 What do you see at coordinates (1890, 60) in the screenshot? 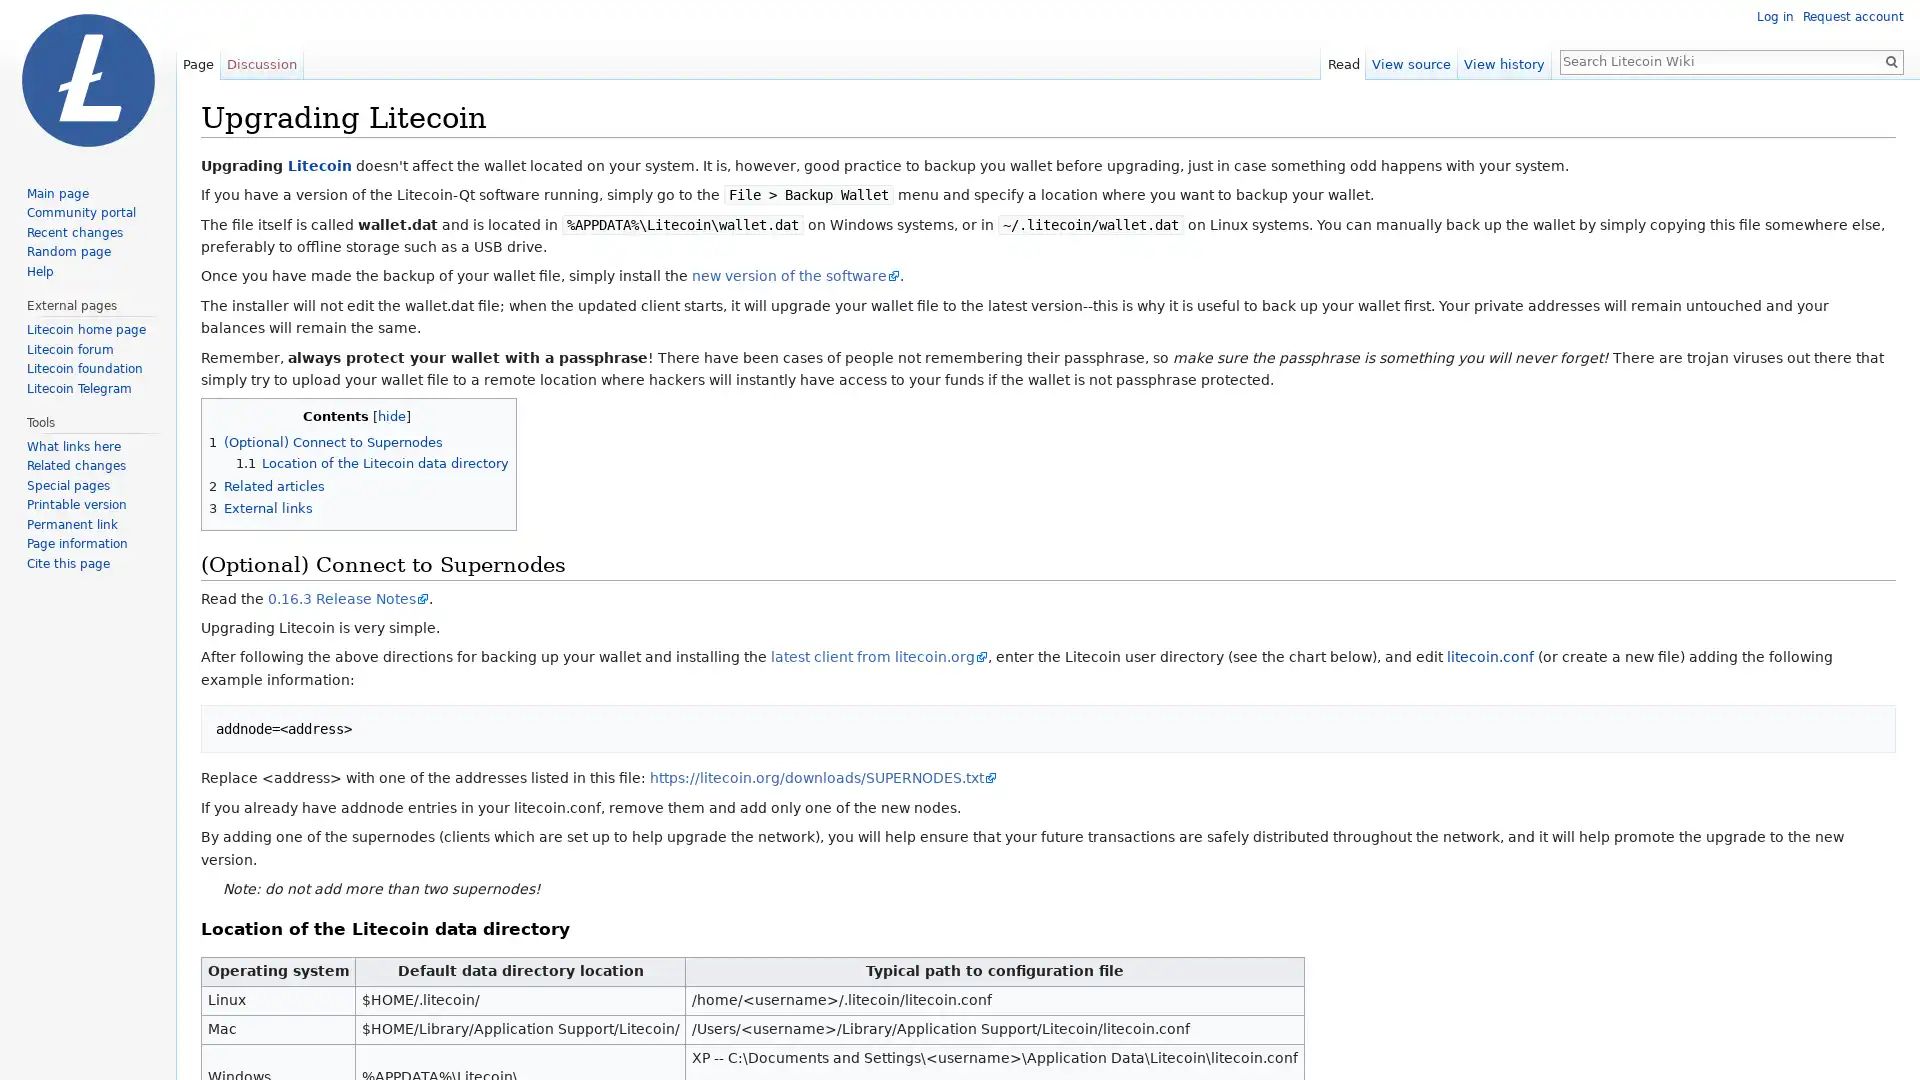
I see `Go` at bounding box center [1890, 60].